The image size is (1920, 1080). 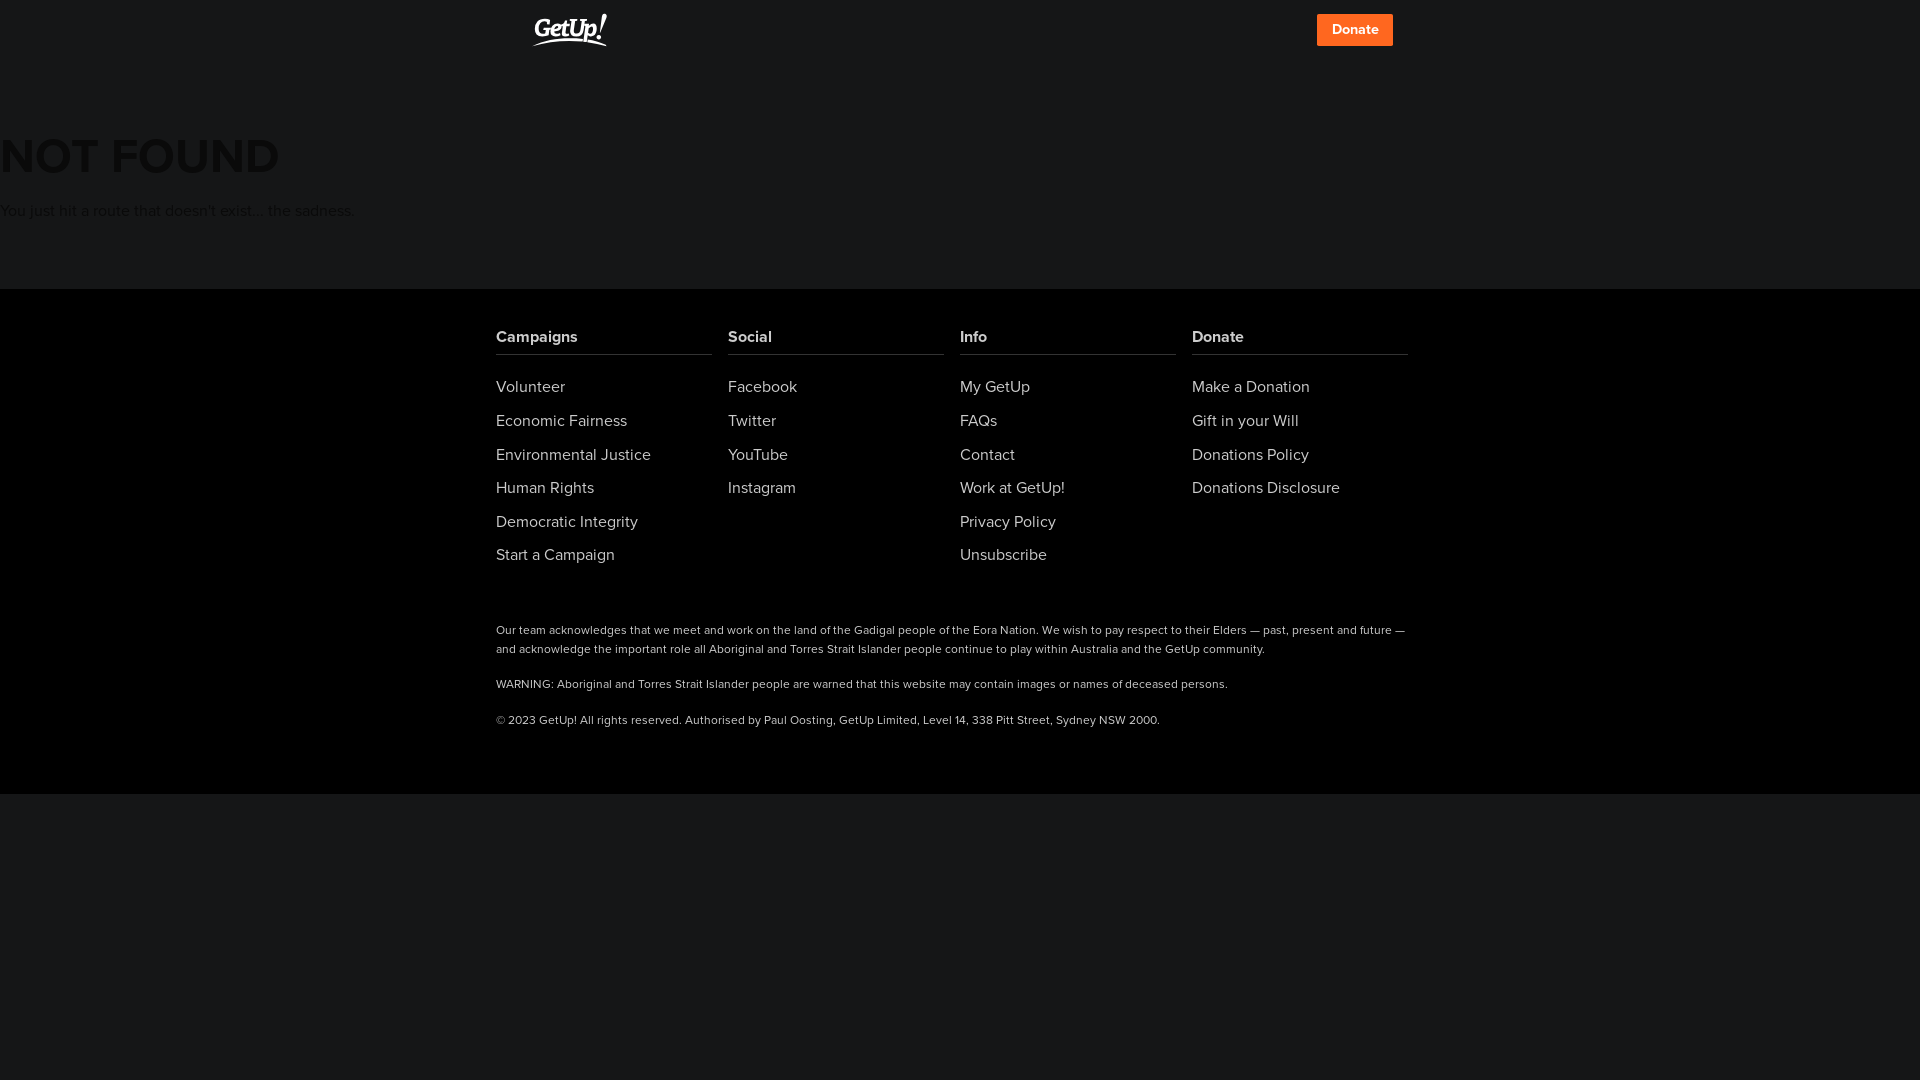 I want to click on 'Donate', so click(x=1217, y=335).